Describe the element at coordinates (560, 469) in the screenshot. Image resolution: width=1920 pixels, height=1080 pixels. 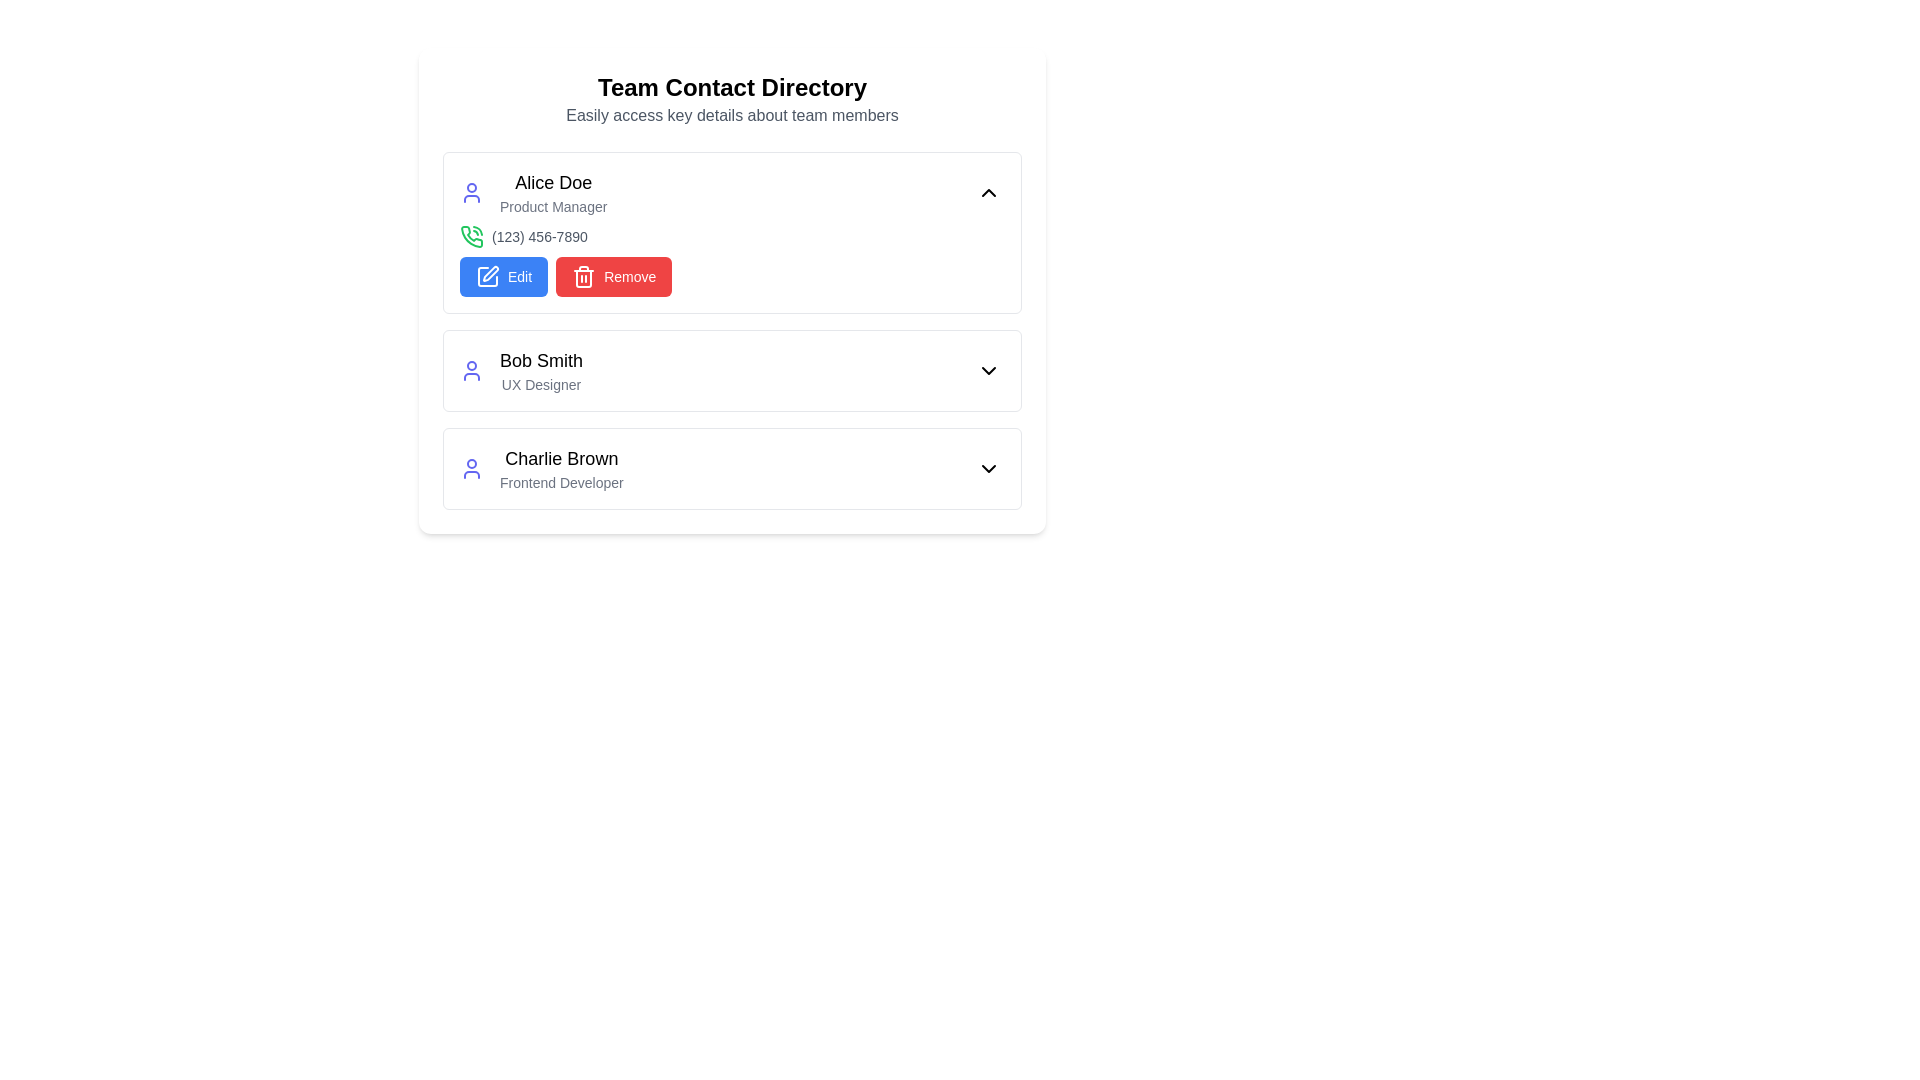
I see `text display for team member 'Charlie Brown', who is identified as a Frontend Developer, located as the third card in the vertical list of contact cards` at that location.